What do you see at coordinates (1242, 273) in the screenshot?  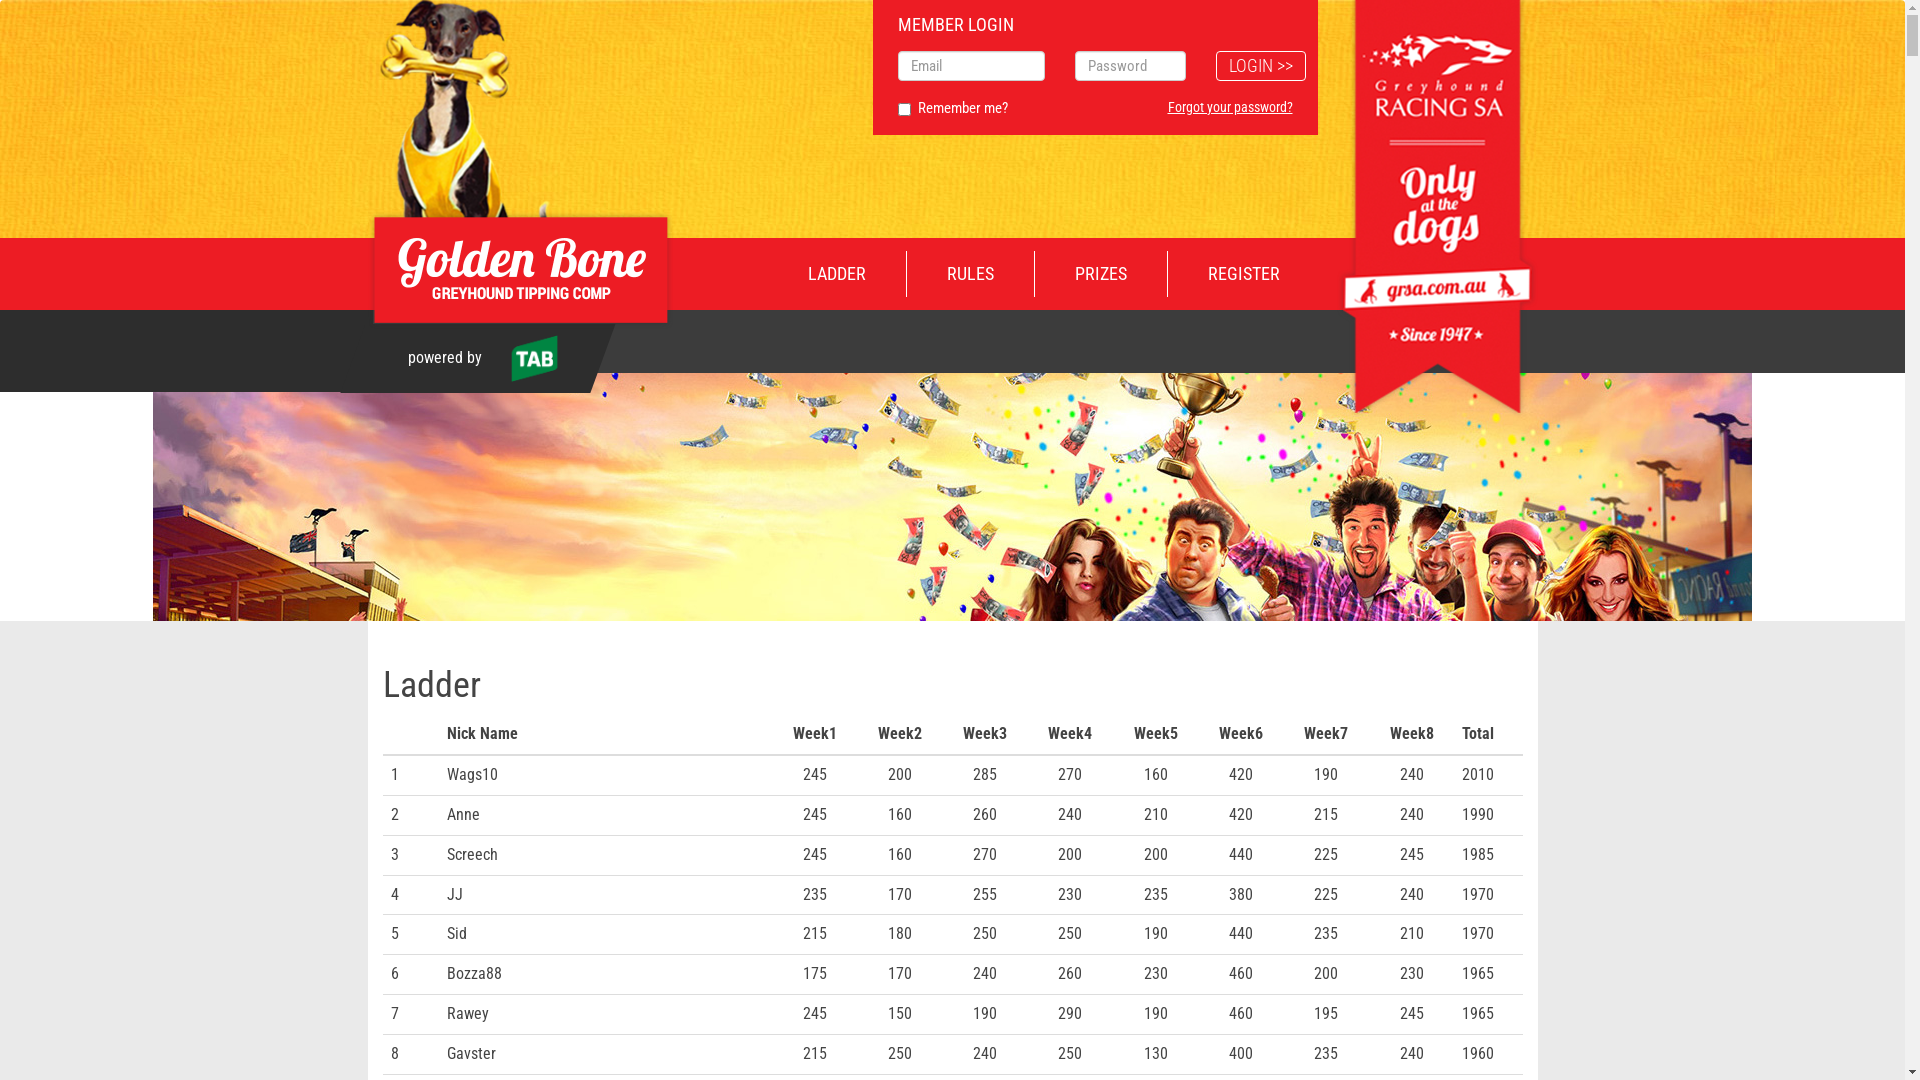 I see `'REGISTER'` at bounding box center [1242, 273].